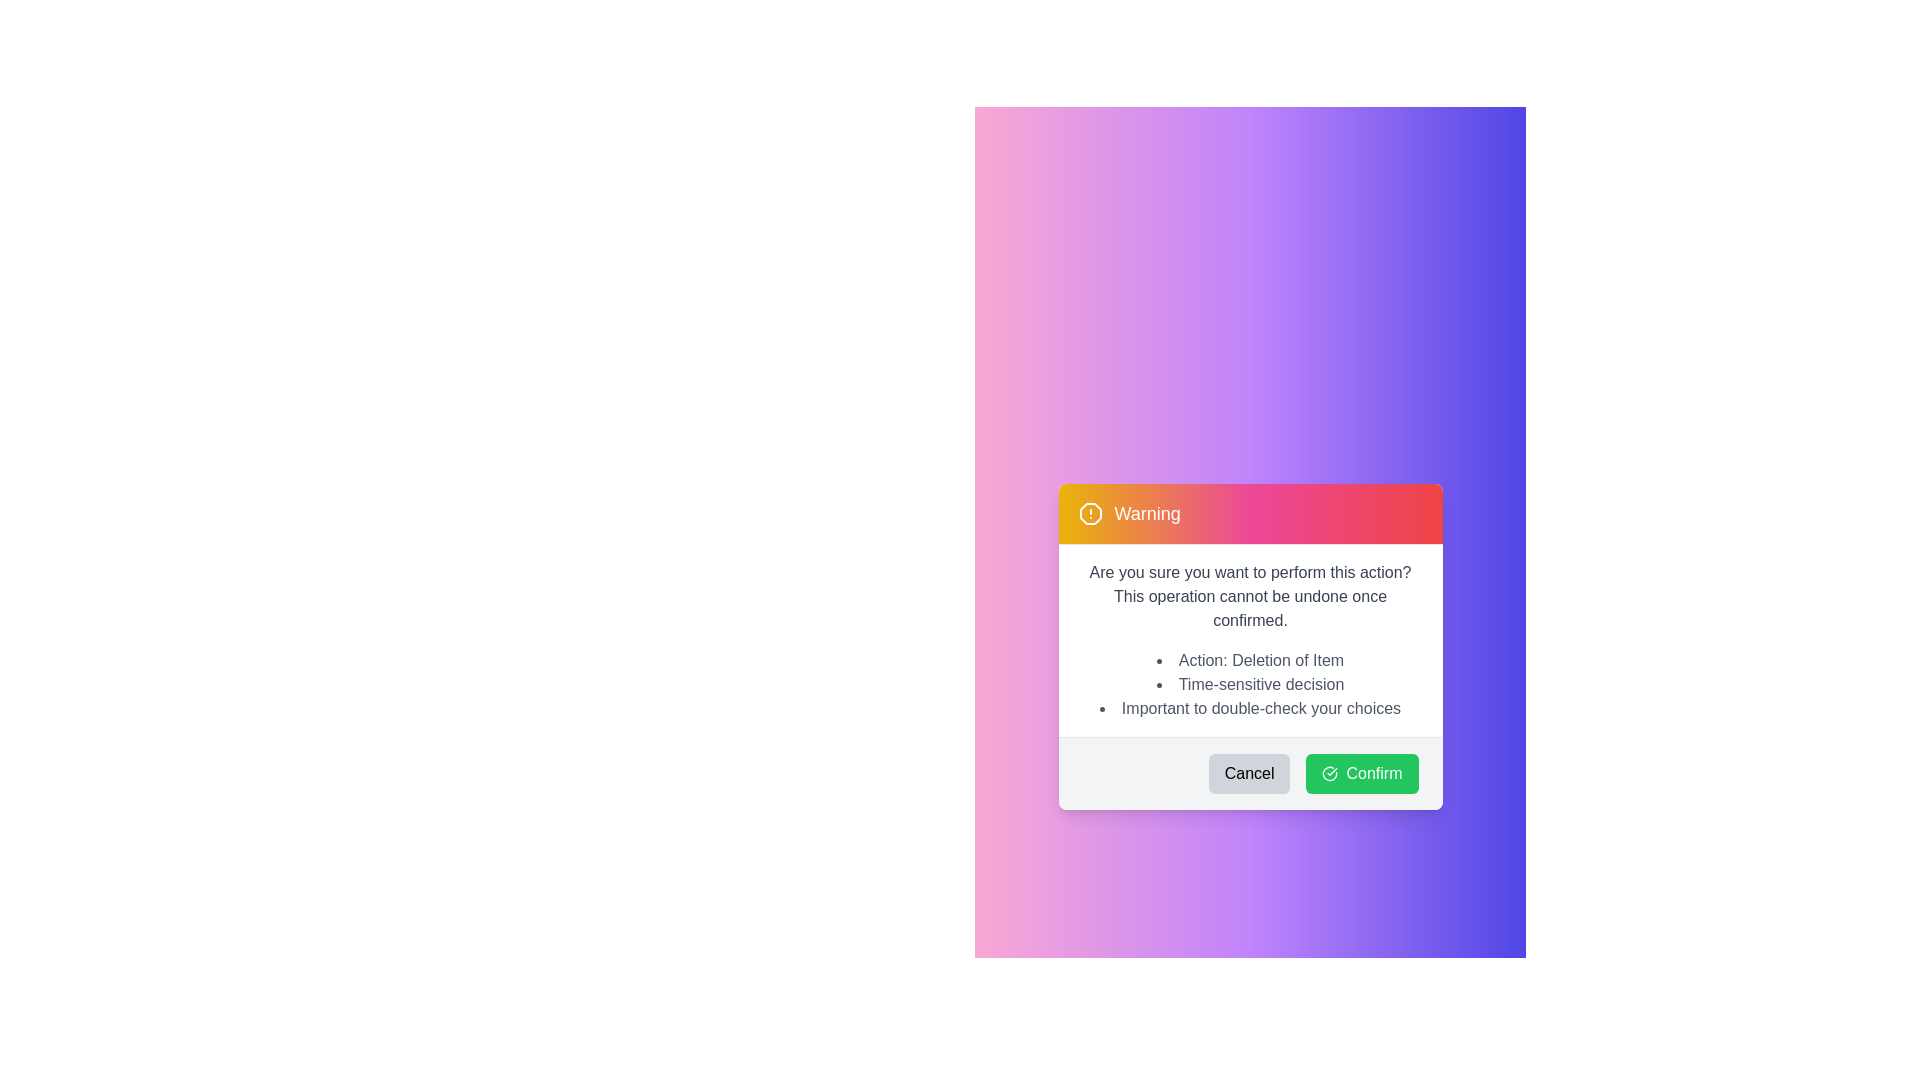 Image resolution: width=1920 pixels, height=1080 pixels. I want to click on the bright green 'Confirm' button with a checkmark icon located in the footer section of the modal dialog box to confirm the action, so click(1361, 773).